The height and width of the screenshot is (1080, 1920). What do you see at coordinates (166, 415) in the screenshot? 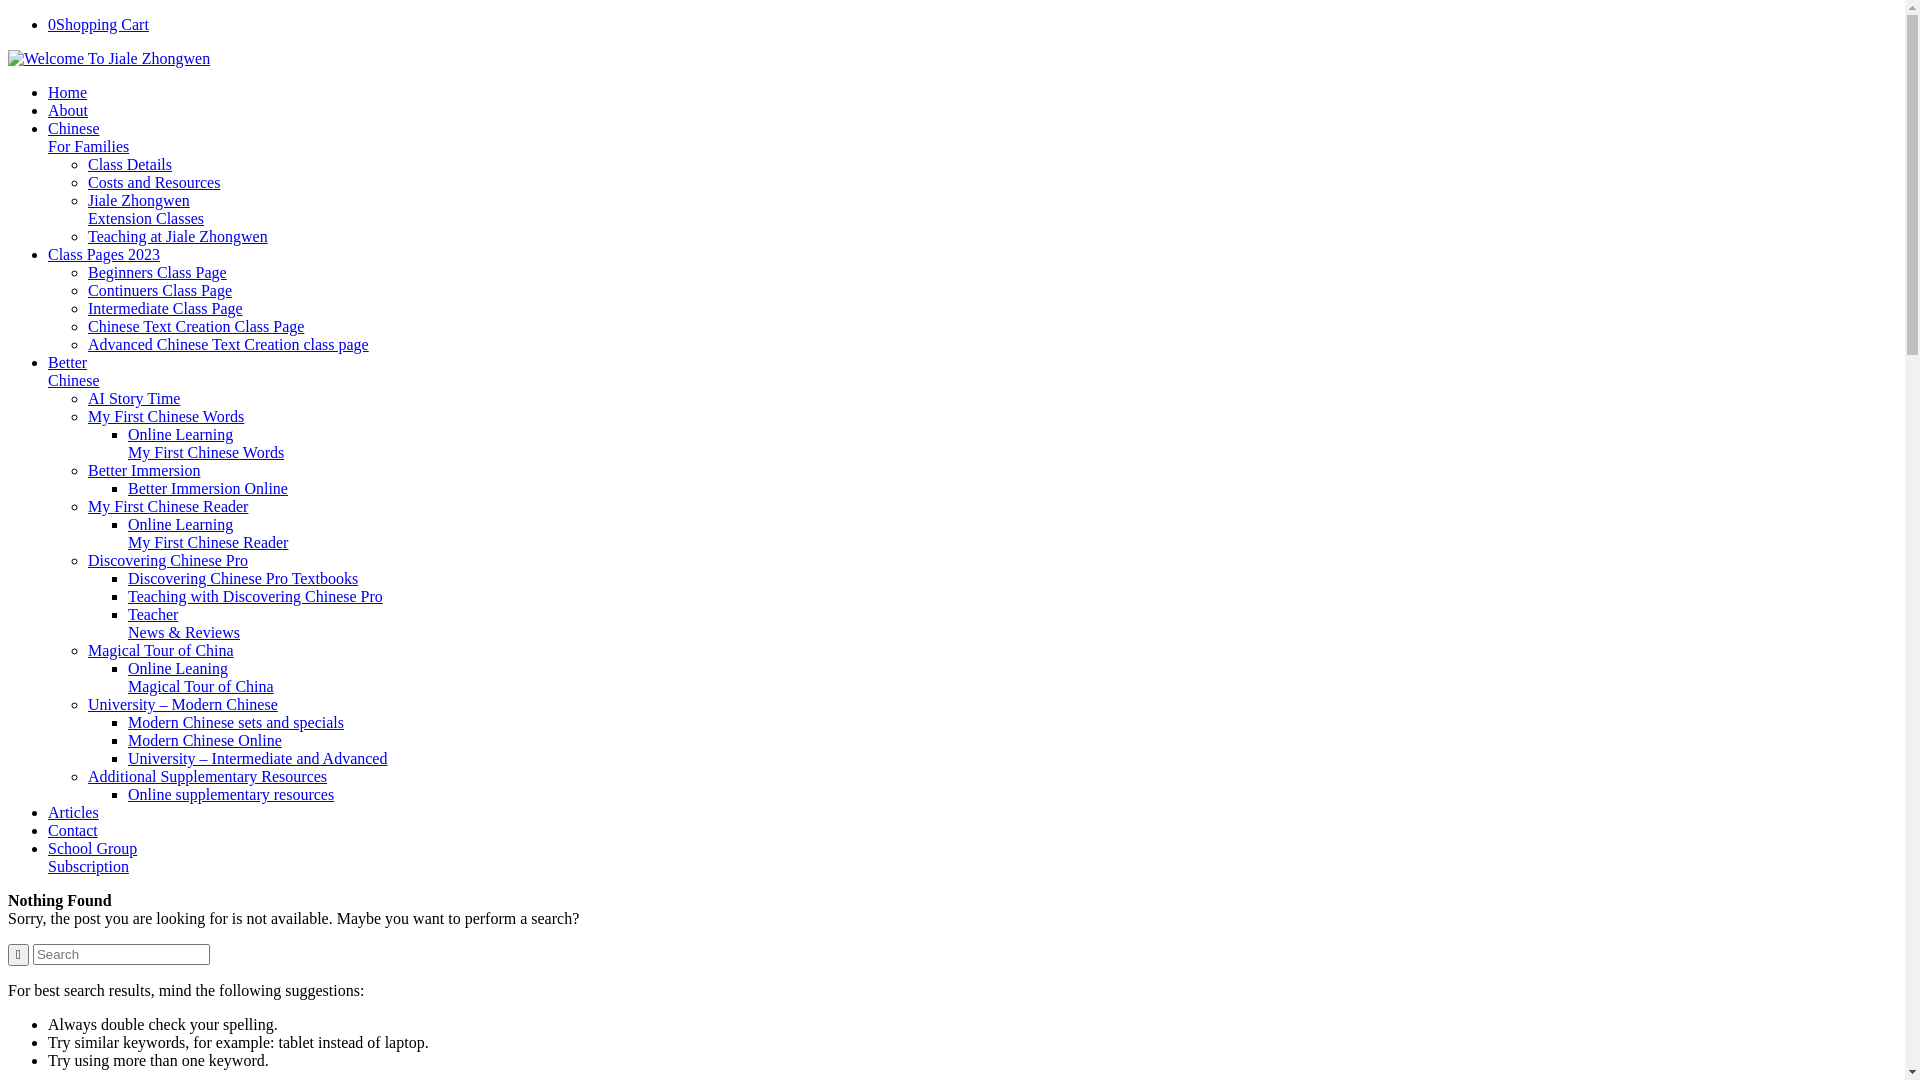
I see `'My First Chinese Words'` at bounding box center [166, 415].